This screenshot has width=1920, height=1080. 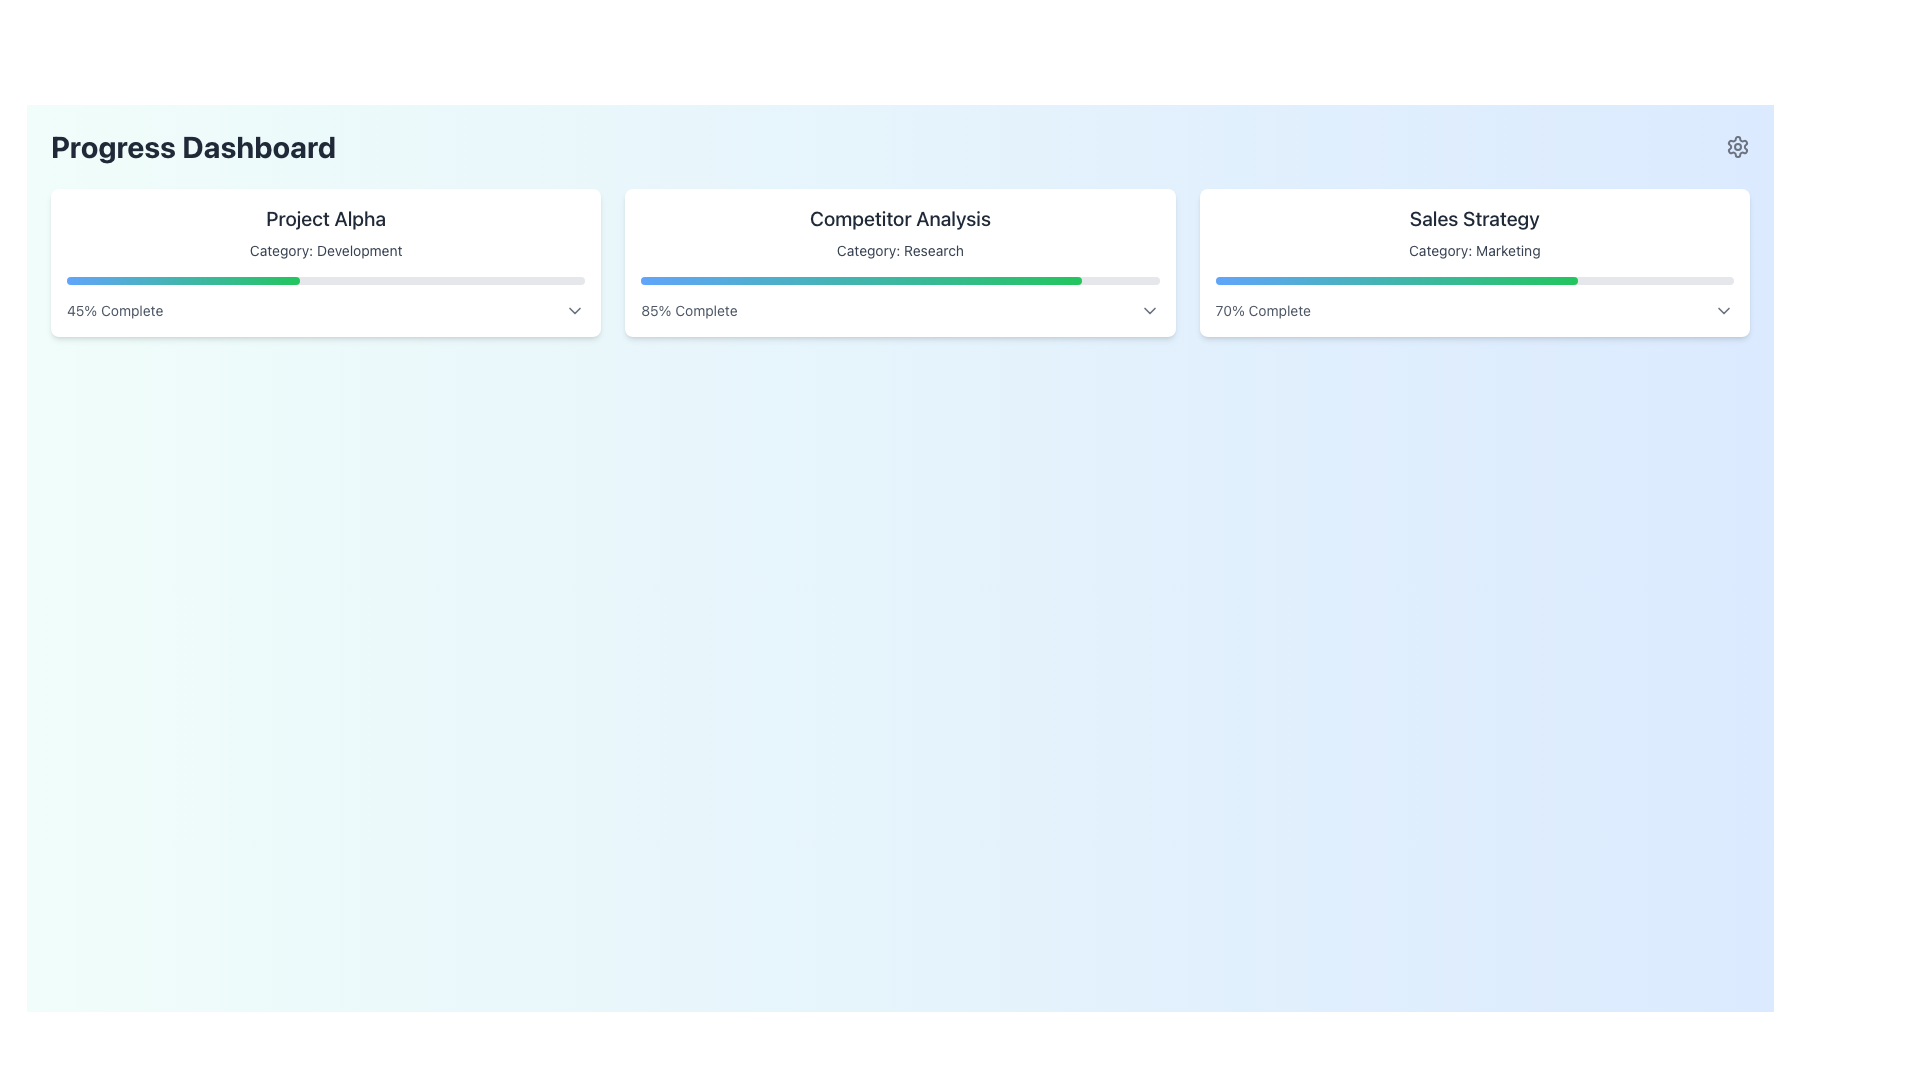 What do you see at coordinates (1722, 311) in the screenshot?
I see `the downward-pointing chevron icon button in the footer section of the 'Sales Strategy' card` at bounding box center [1722, 311].